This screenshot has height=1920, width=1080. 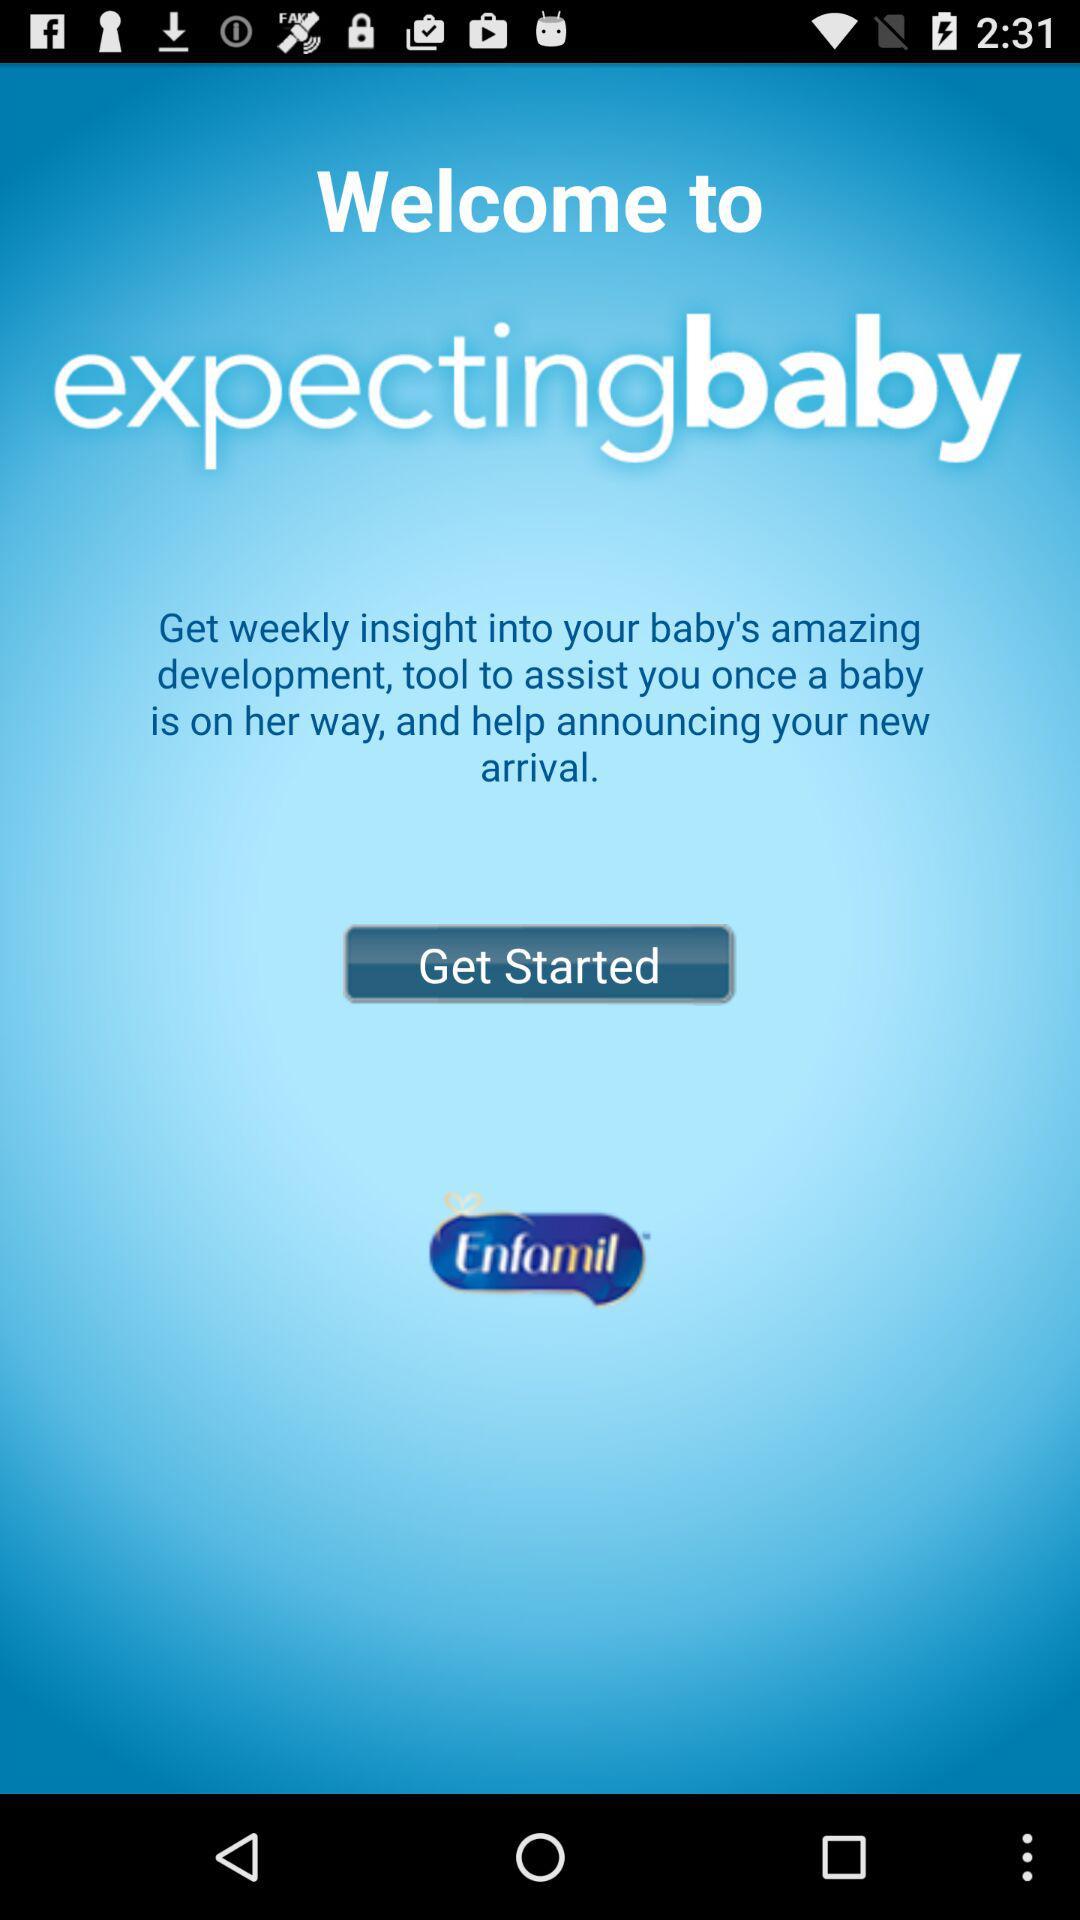 I want to click on the get started button, so click(x=538, y=964).